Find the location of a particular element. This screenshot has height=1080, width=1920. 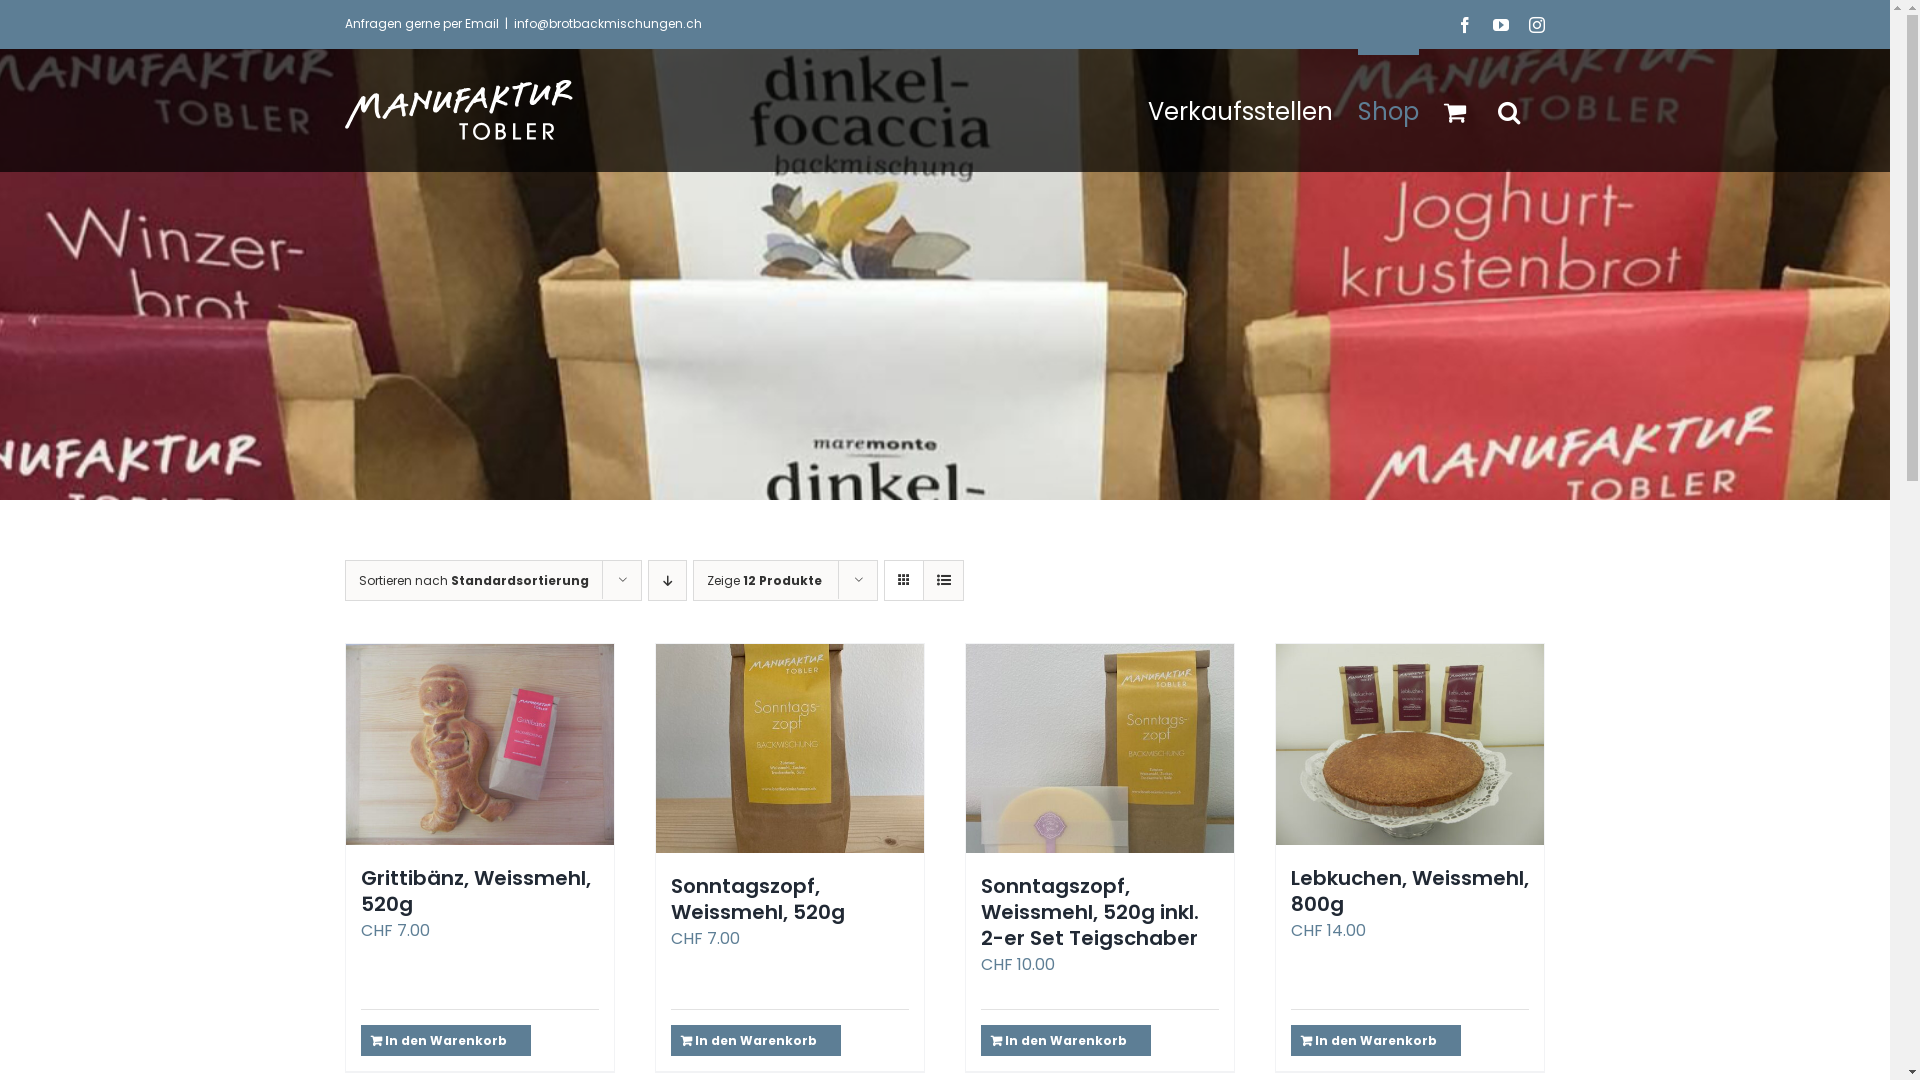

'In den Warenkorb' is located at coordinates (445, 1039).